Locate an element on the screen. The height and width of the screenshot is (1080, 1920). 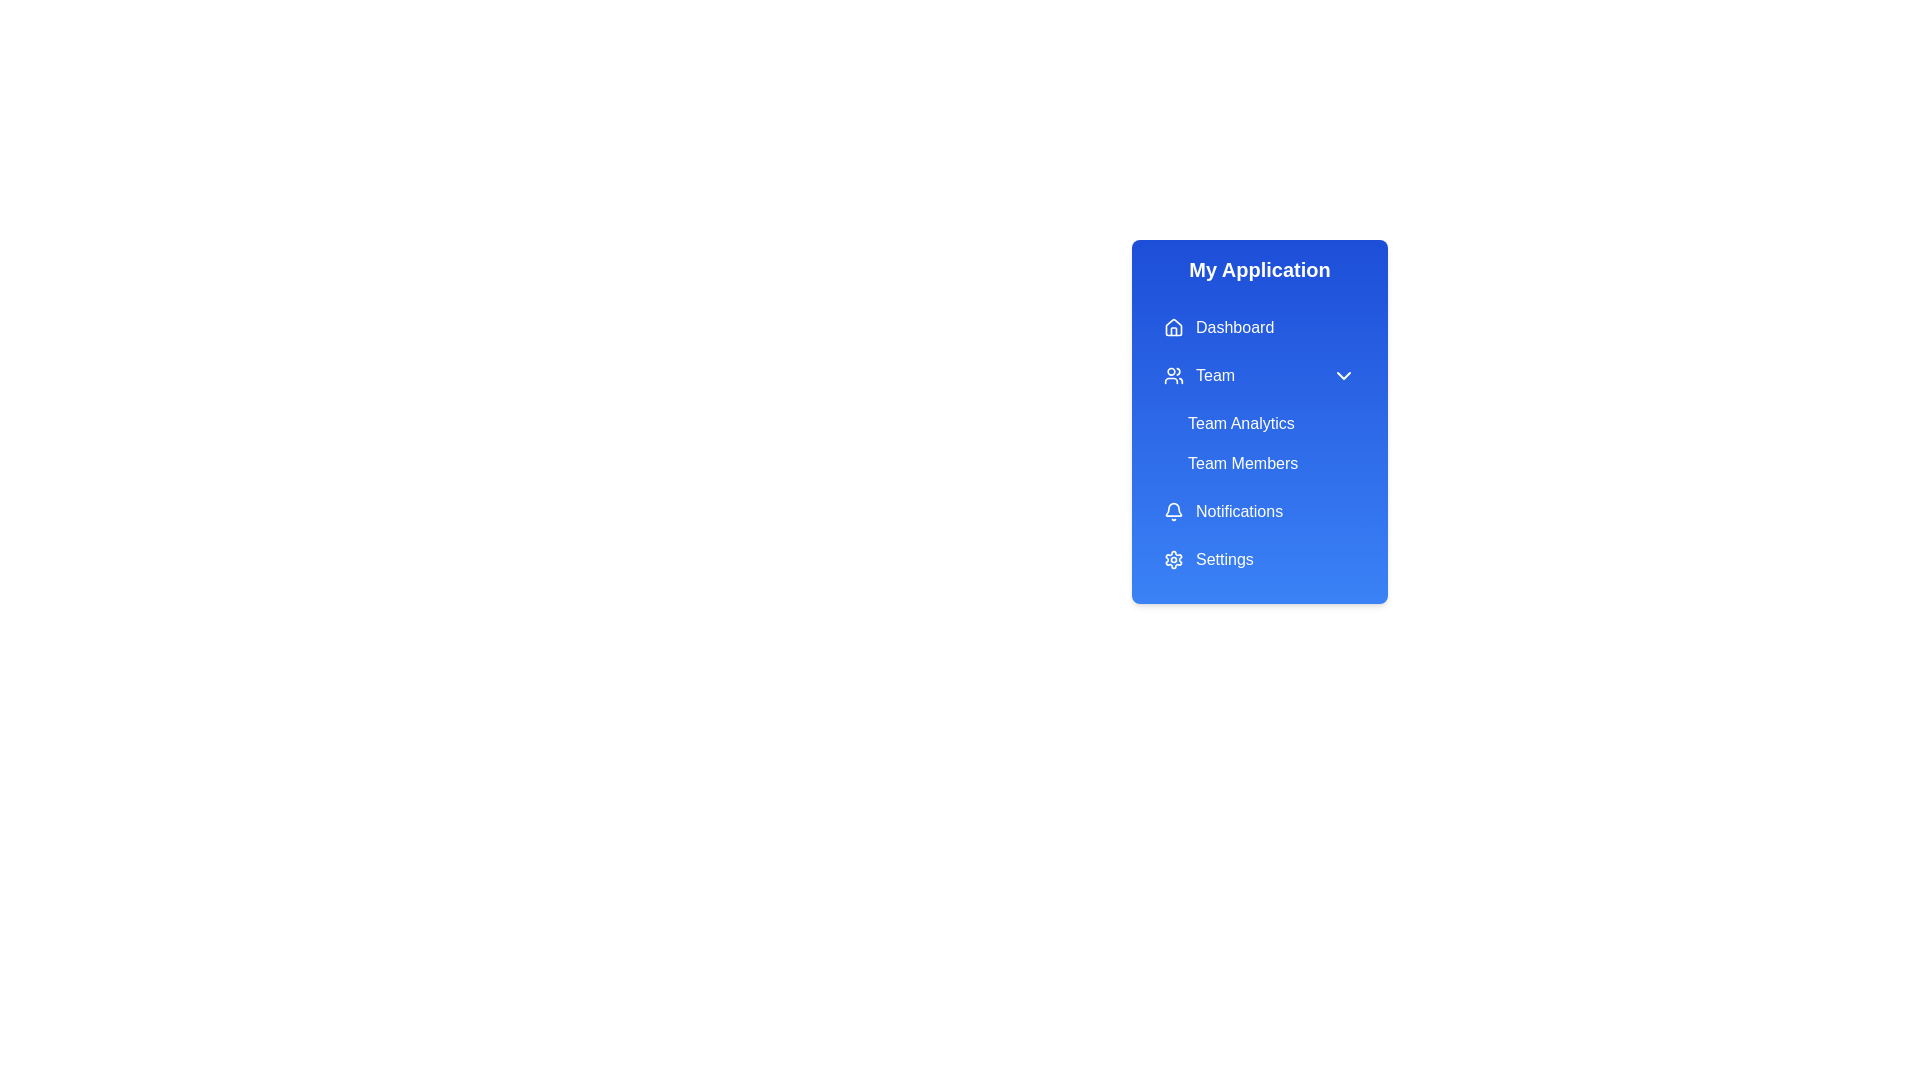
the house-shaped SVG icon, which has a triangular roof and a rectangular base, located near the top-left of the sidebar interface next to the 'Dashboard' label is located at coordinates (1174, 326).